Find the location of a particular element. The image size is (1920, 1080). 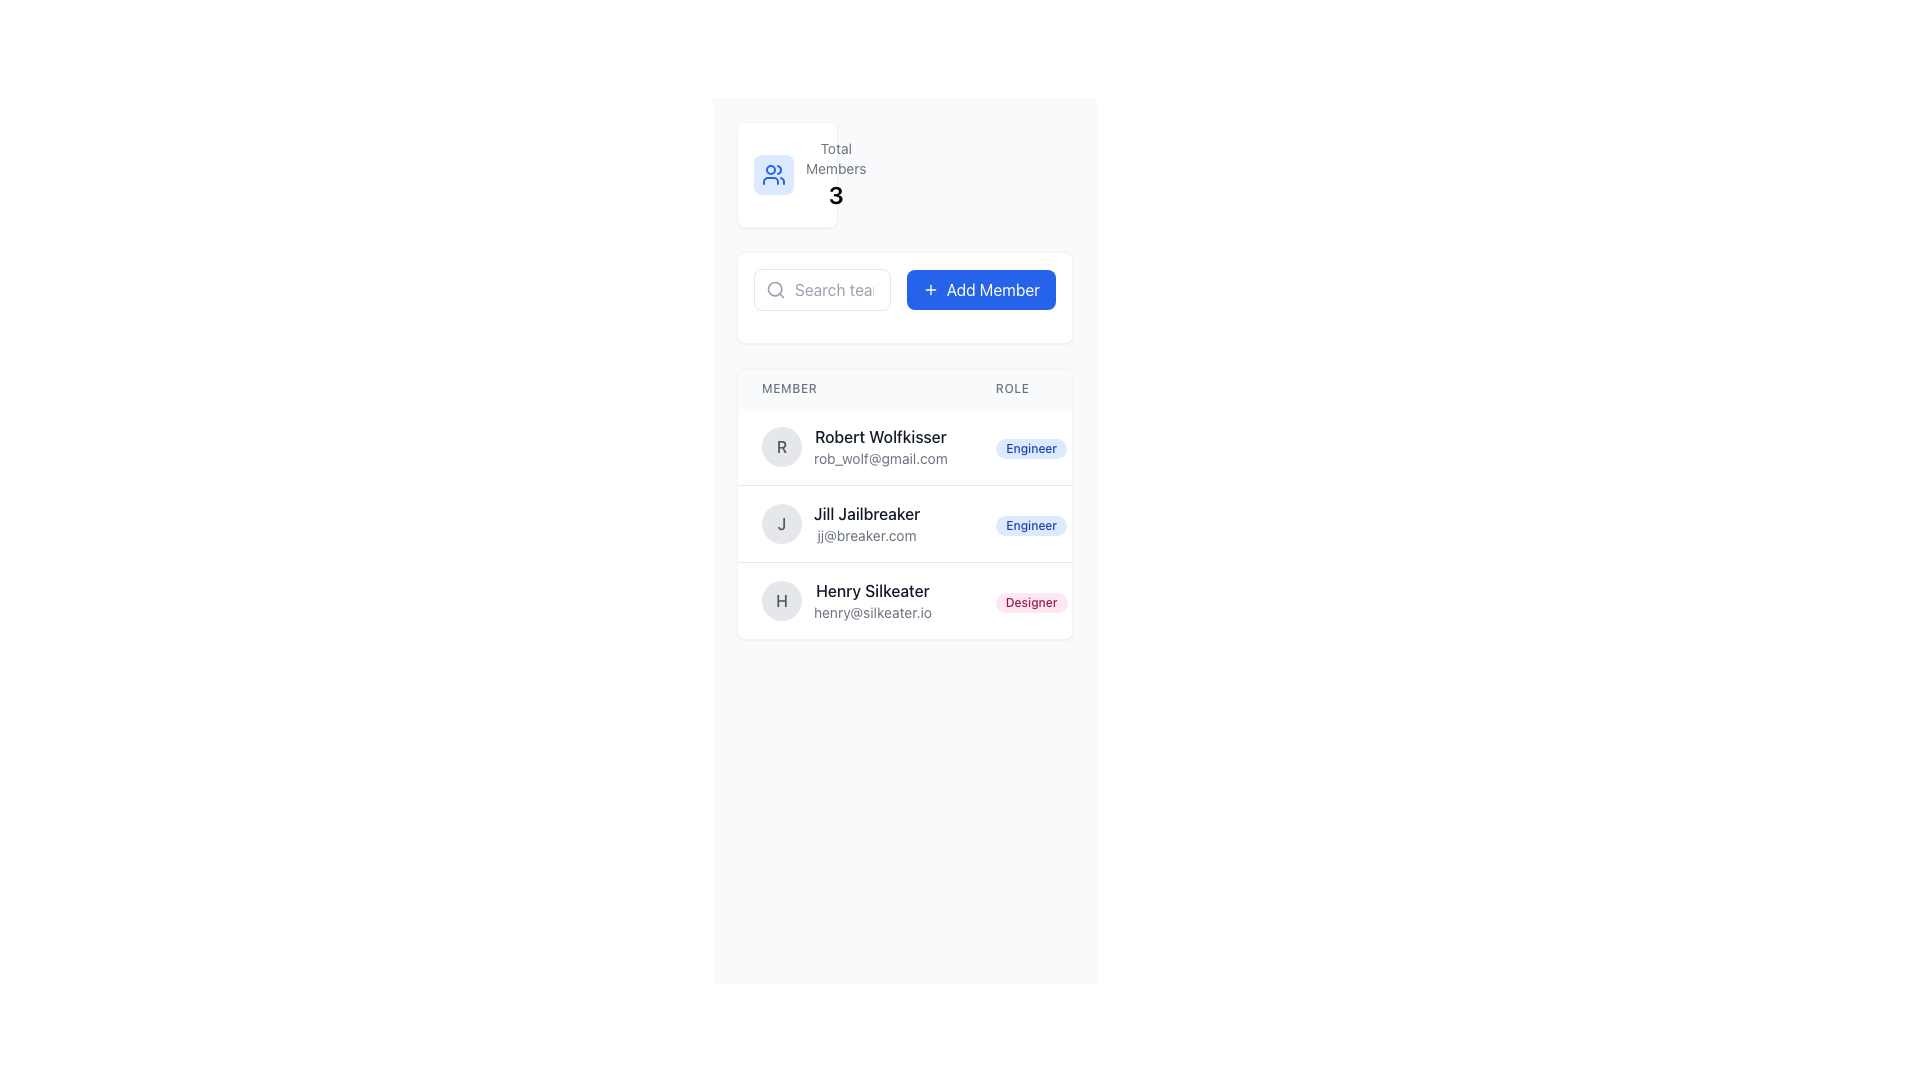

the list item displaying user details for a detailed view of the user's contact information, which includes their name and email address is located at coordinates (854, 446).